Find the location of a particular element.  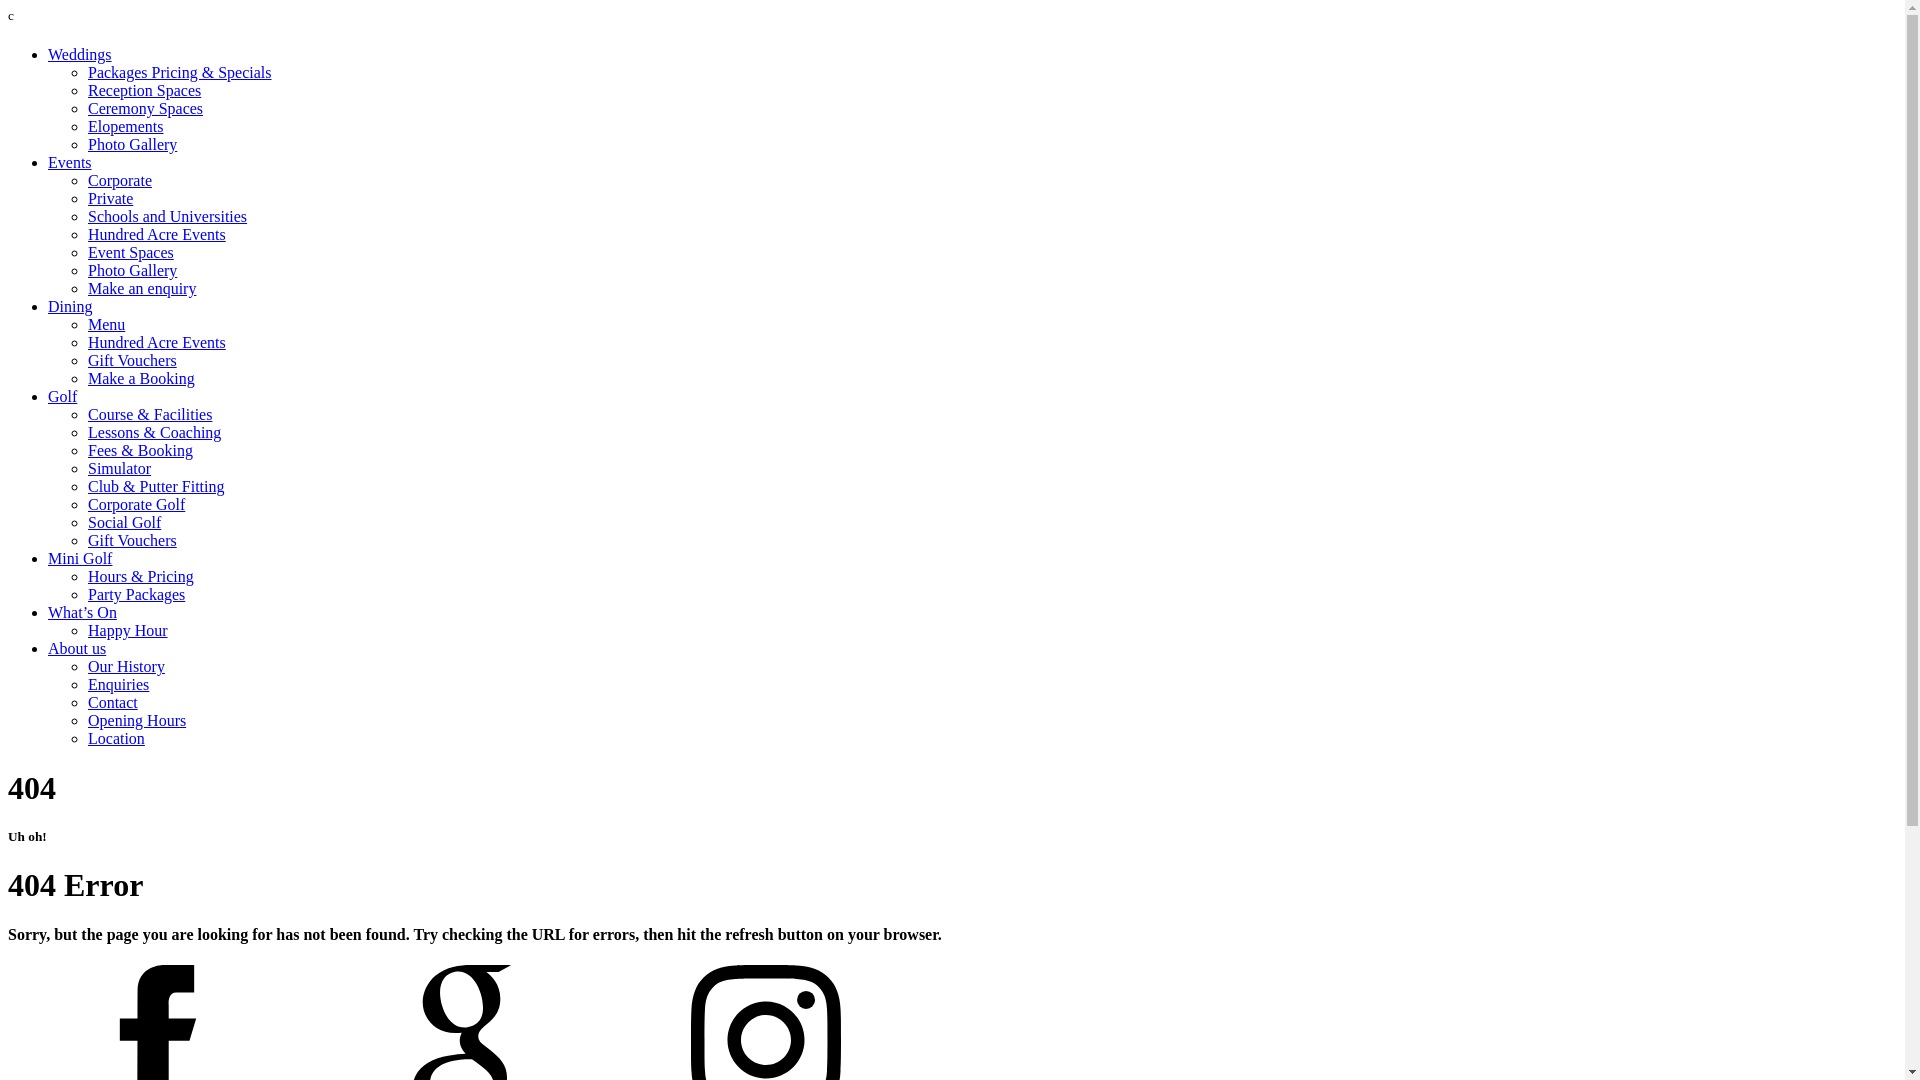

'Elopements' is located at coordinates (86, 126).